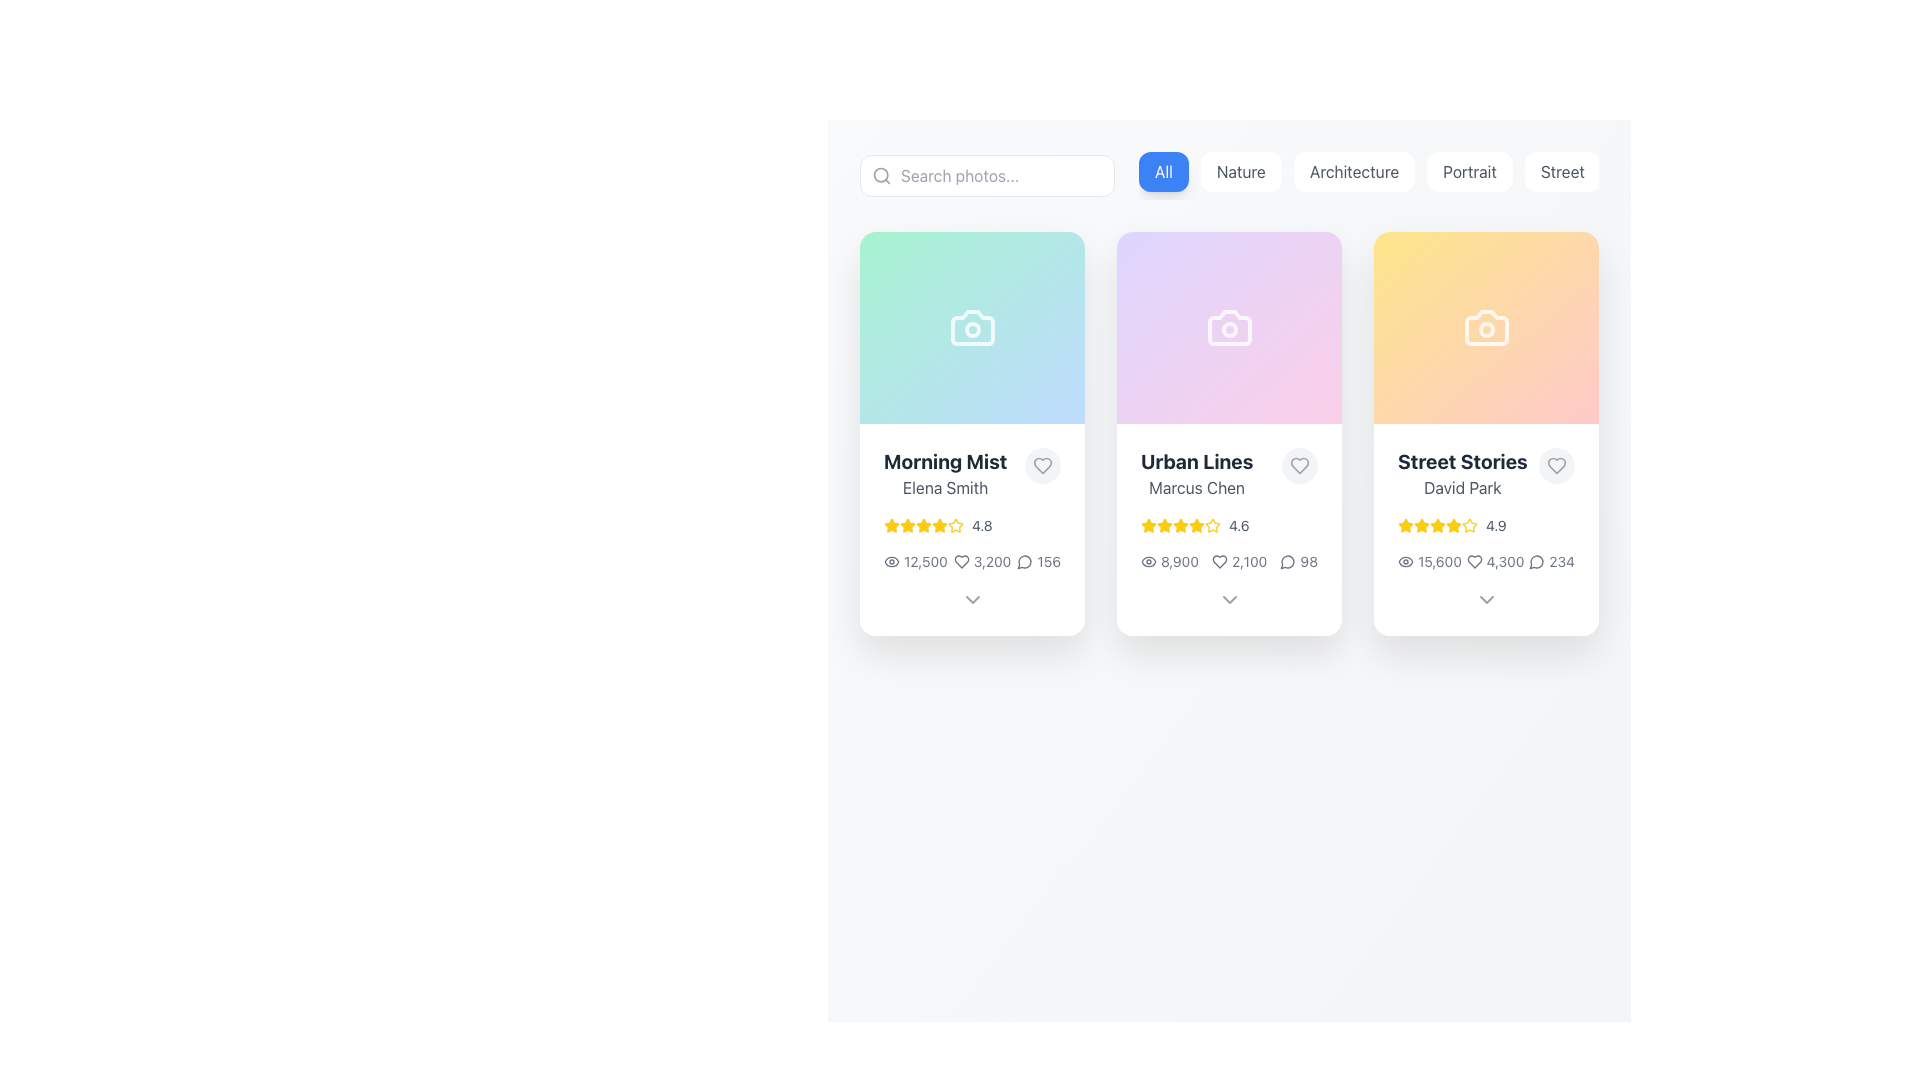 This screenshot has width=1920, height=1080. Describe the element at coordinates (1212, 524) in the screenshot. I see `the fifth yellow star icon in the rating system under the 'Urban Lines' card to interact with it` at that location.